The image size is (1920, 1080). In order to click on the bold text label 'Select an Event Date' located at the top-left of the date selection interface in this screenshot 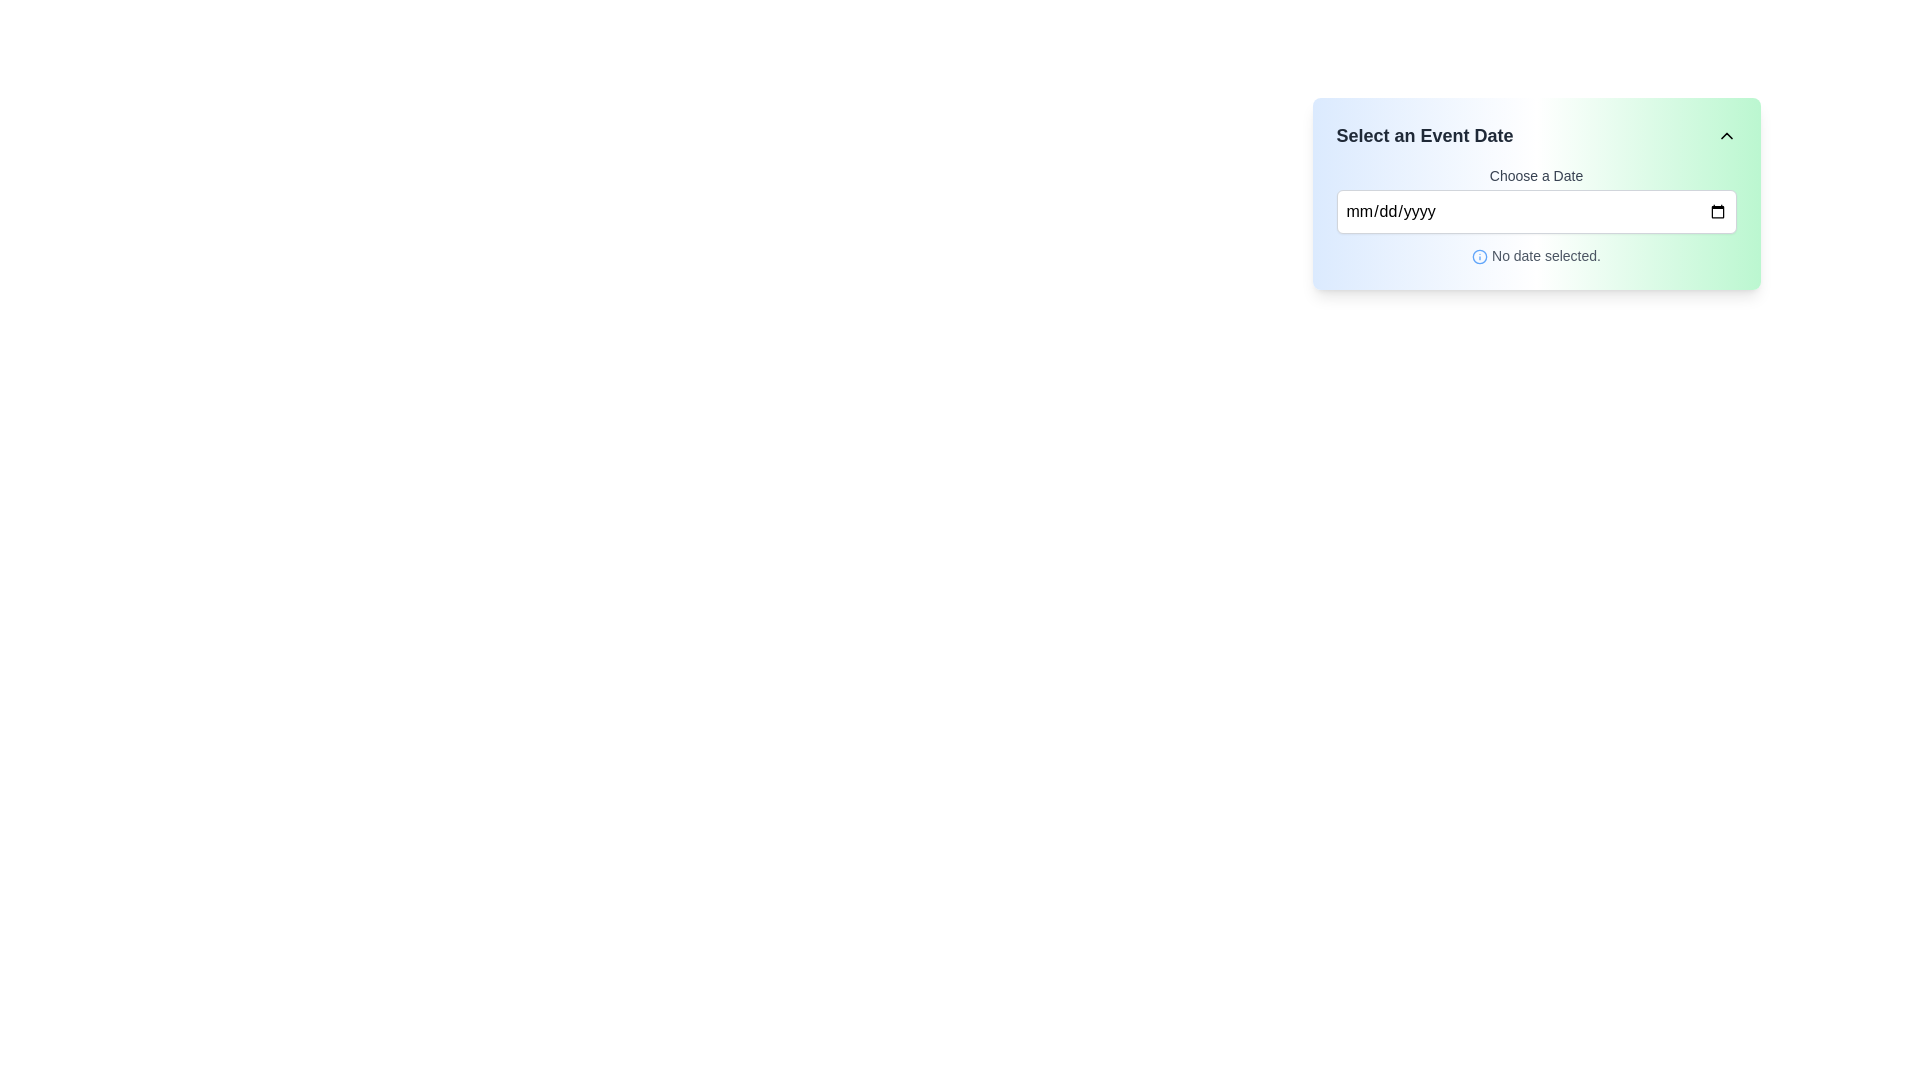, I will do `click(1424, 135)`.